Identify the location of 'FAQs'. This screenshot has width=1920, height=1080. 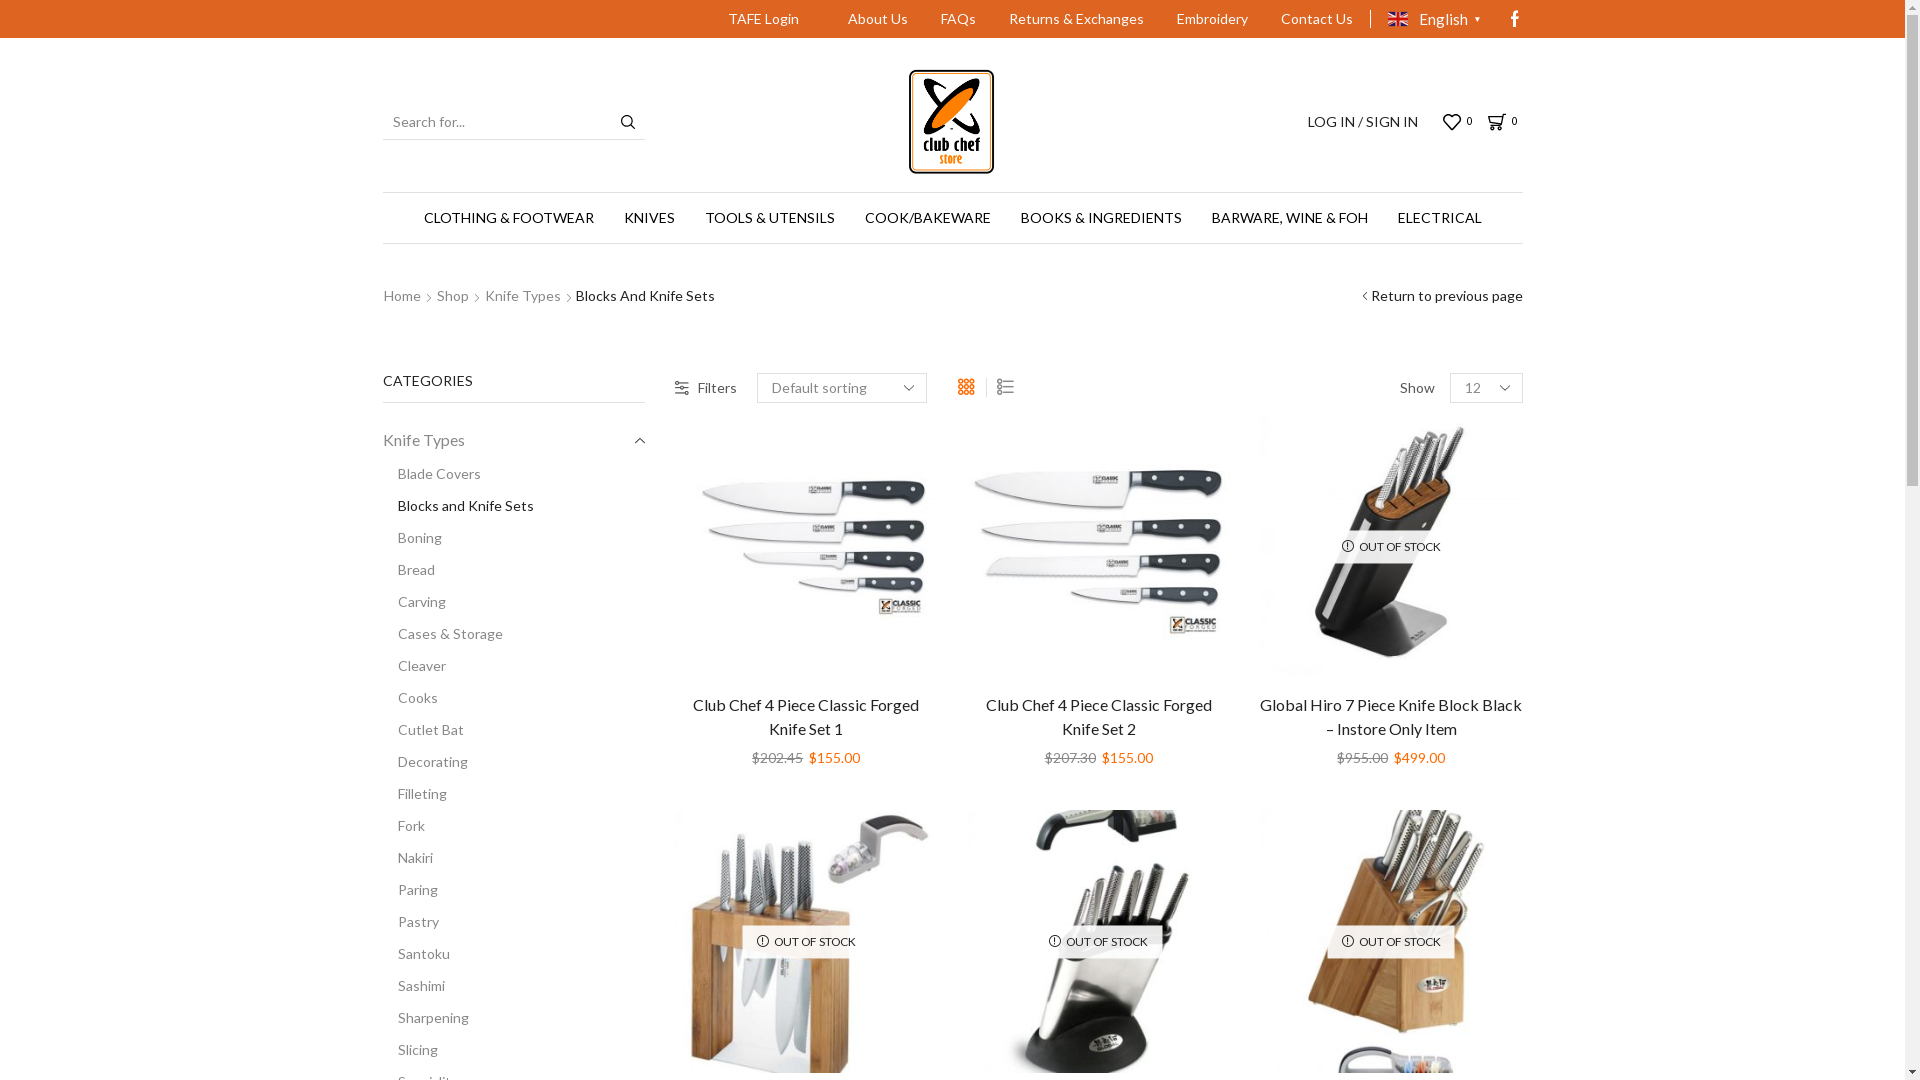
(957, 19).